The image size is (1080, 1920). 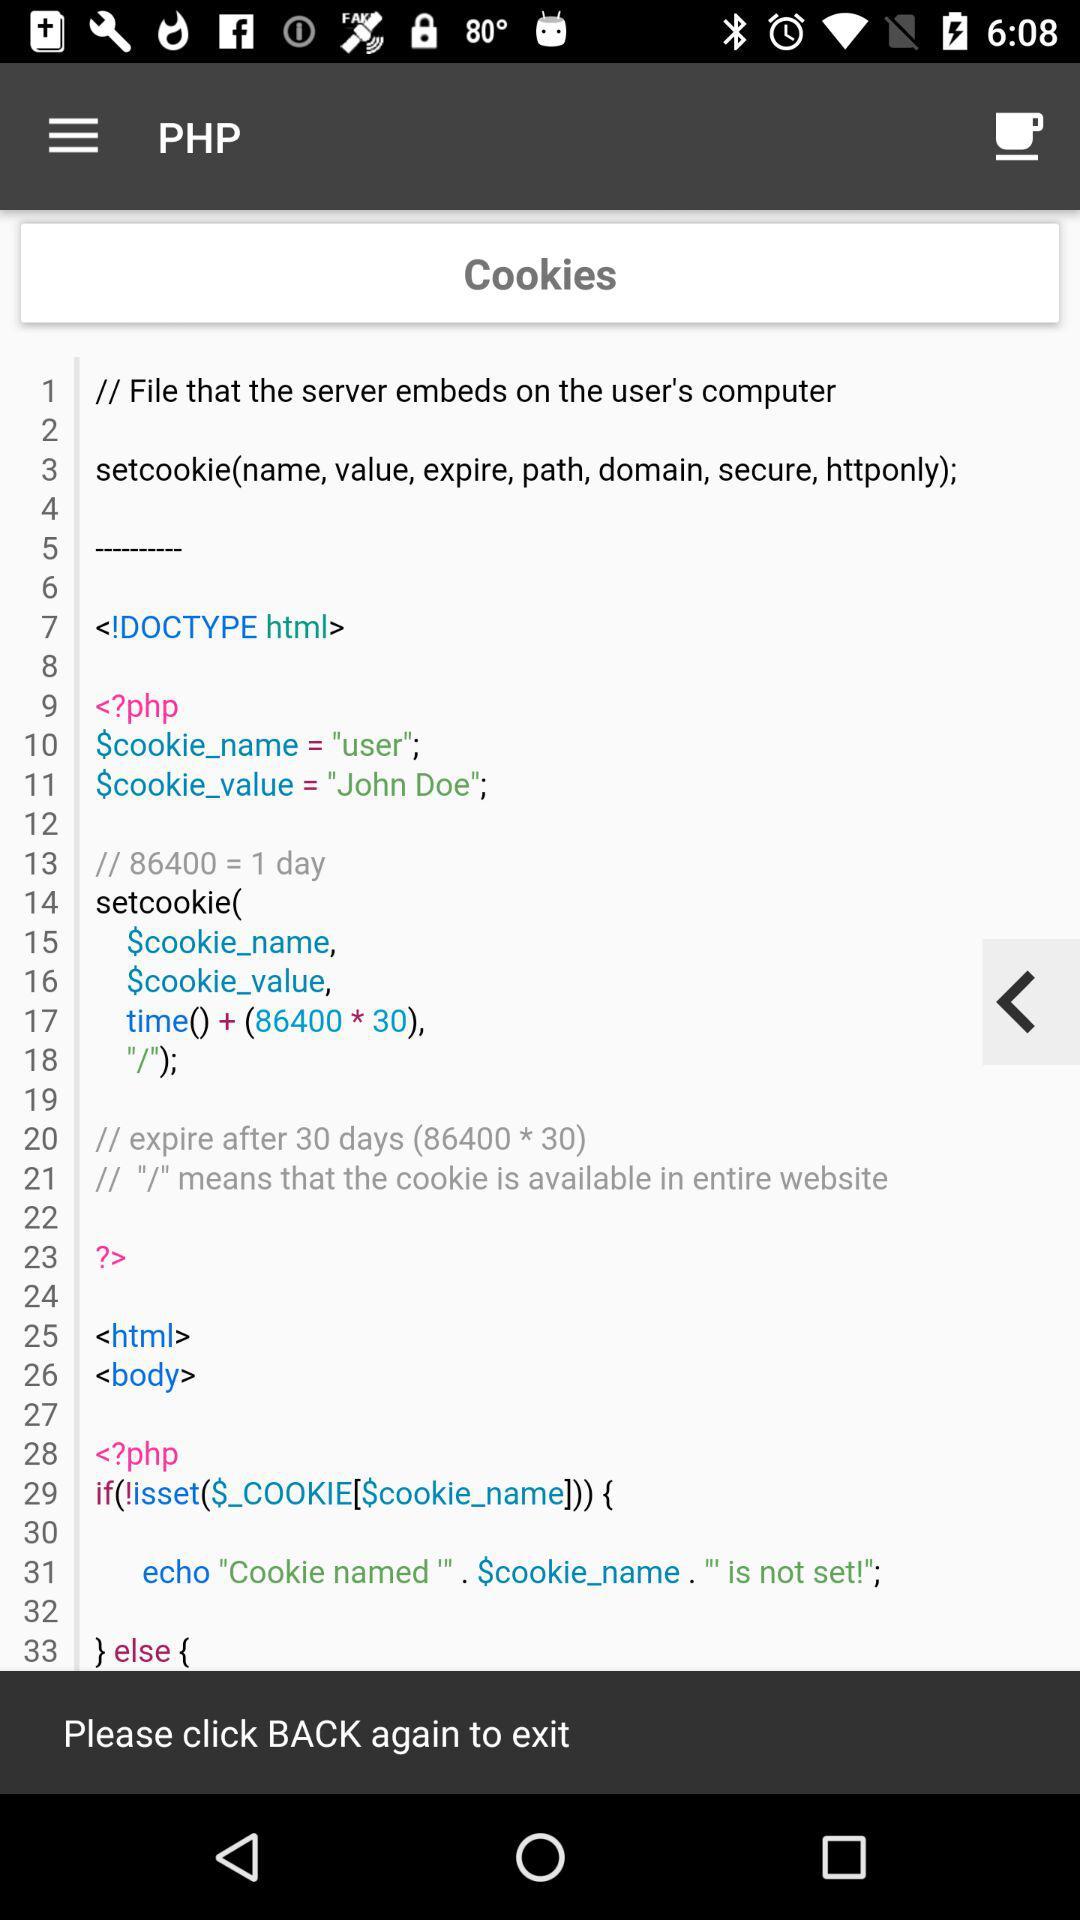 What do you see at coordinates (1017, 1002) in the screenshot?
I see `previous page` at bounding box center [1017, 1002].